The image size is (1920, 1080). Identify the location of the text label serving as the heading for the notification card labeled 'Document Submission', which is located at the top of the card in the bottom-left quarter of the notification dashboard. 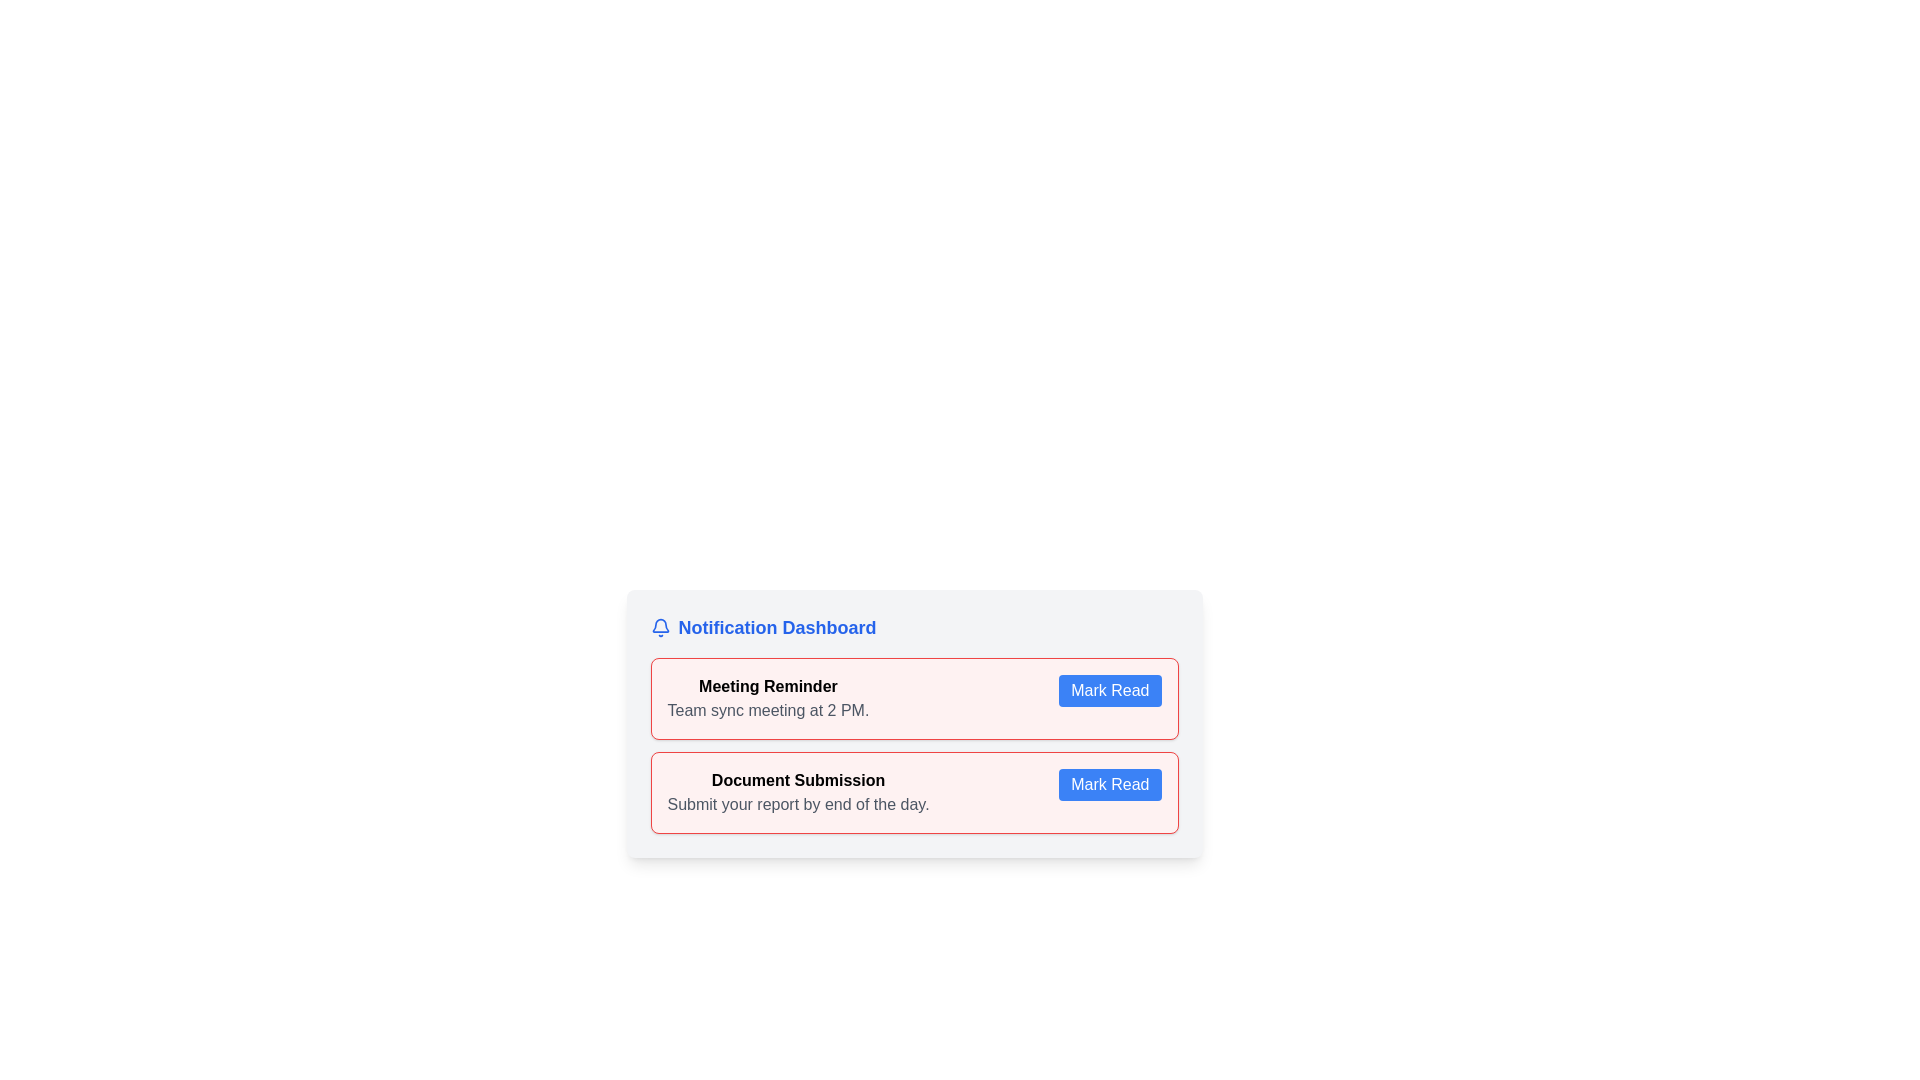
(797, 779).